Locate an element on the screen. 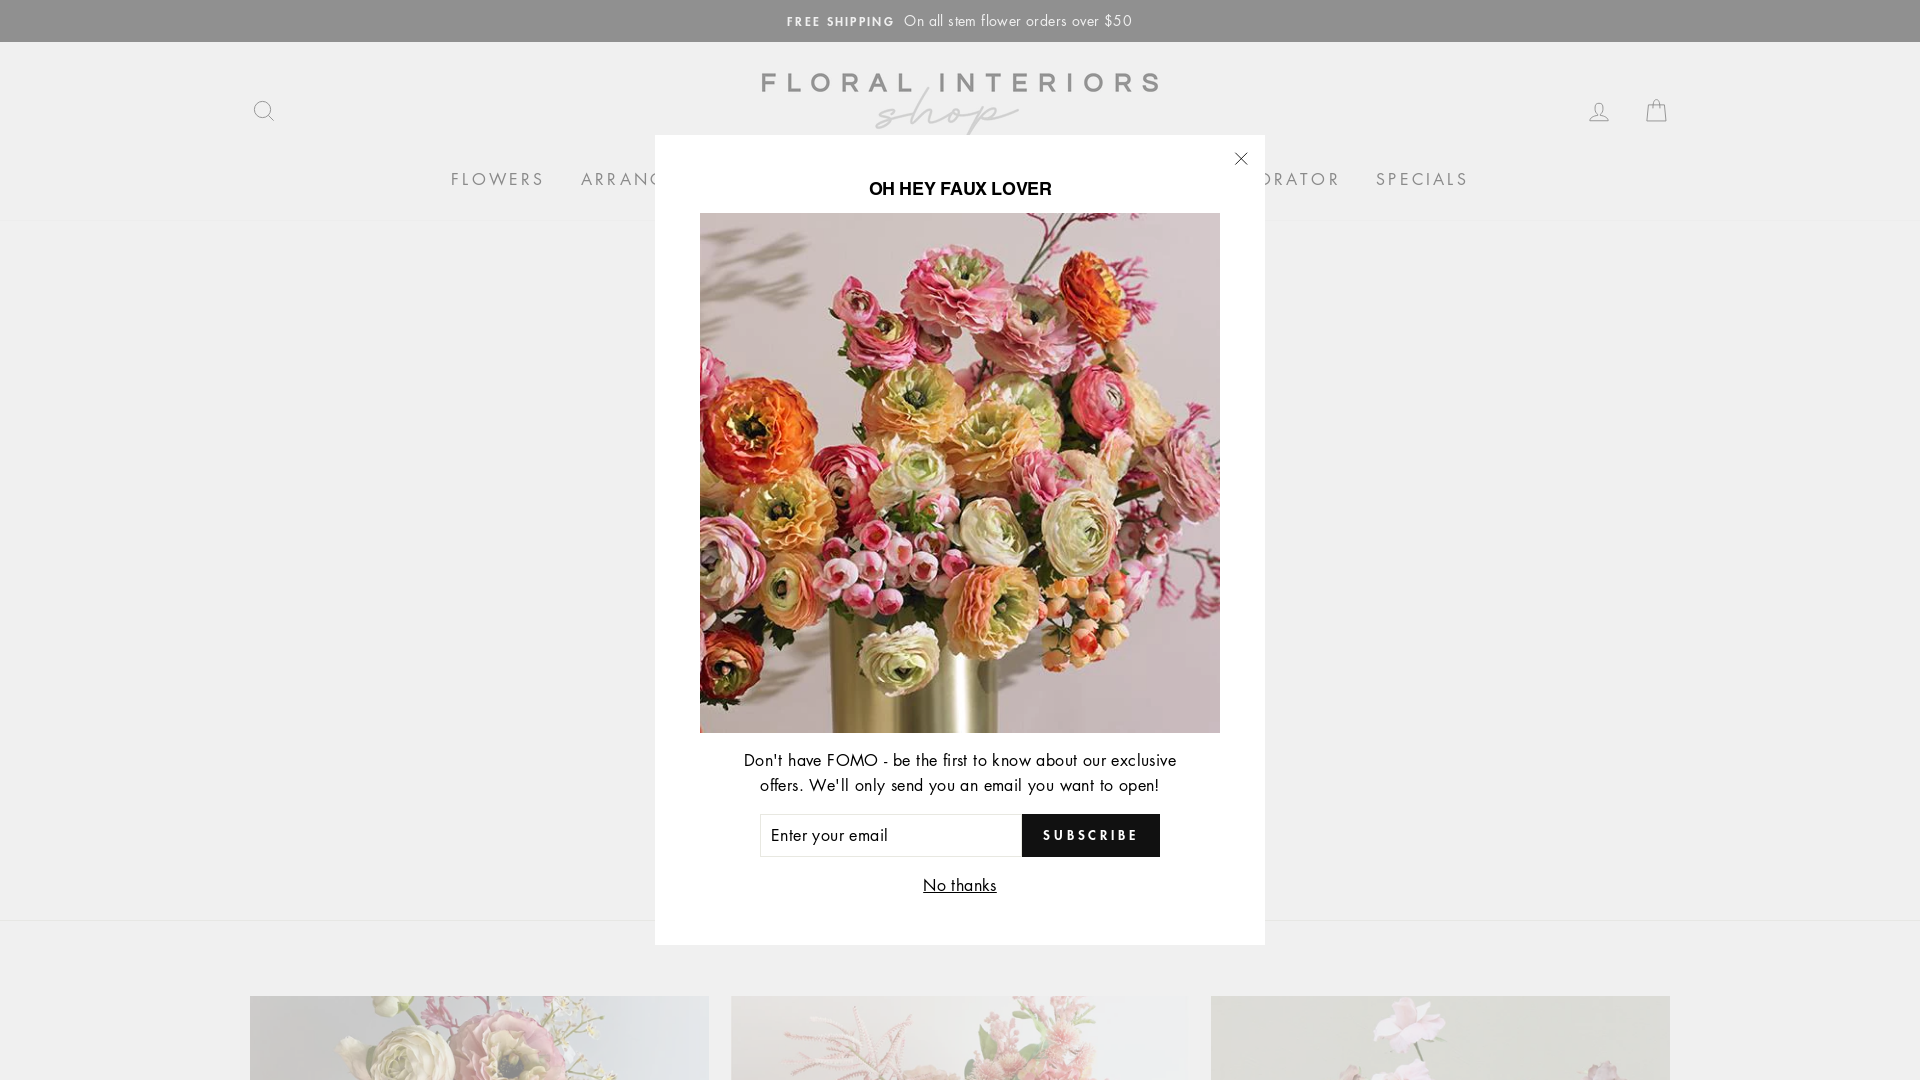  'FLOWERS' is located at coordinates (498, 180).